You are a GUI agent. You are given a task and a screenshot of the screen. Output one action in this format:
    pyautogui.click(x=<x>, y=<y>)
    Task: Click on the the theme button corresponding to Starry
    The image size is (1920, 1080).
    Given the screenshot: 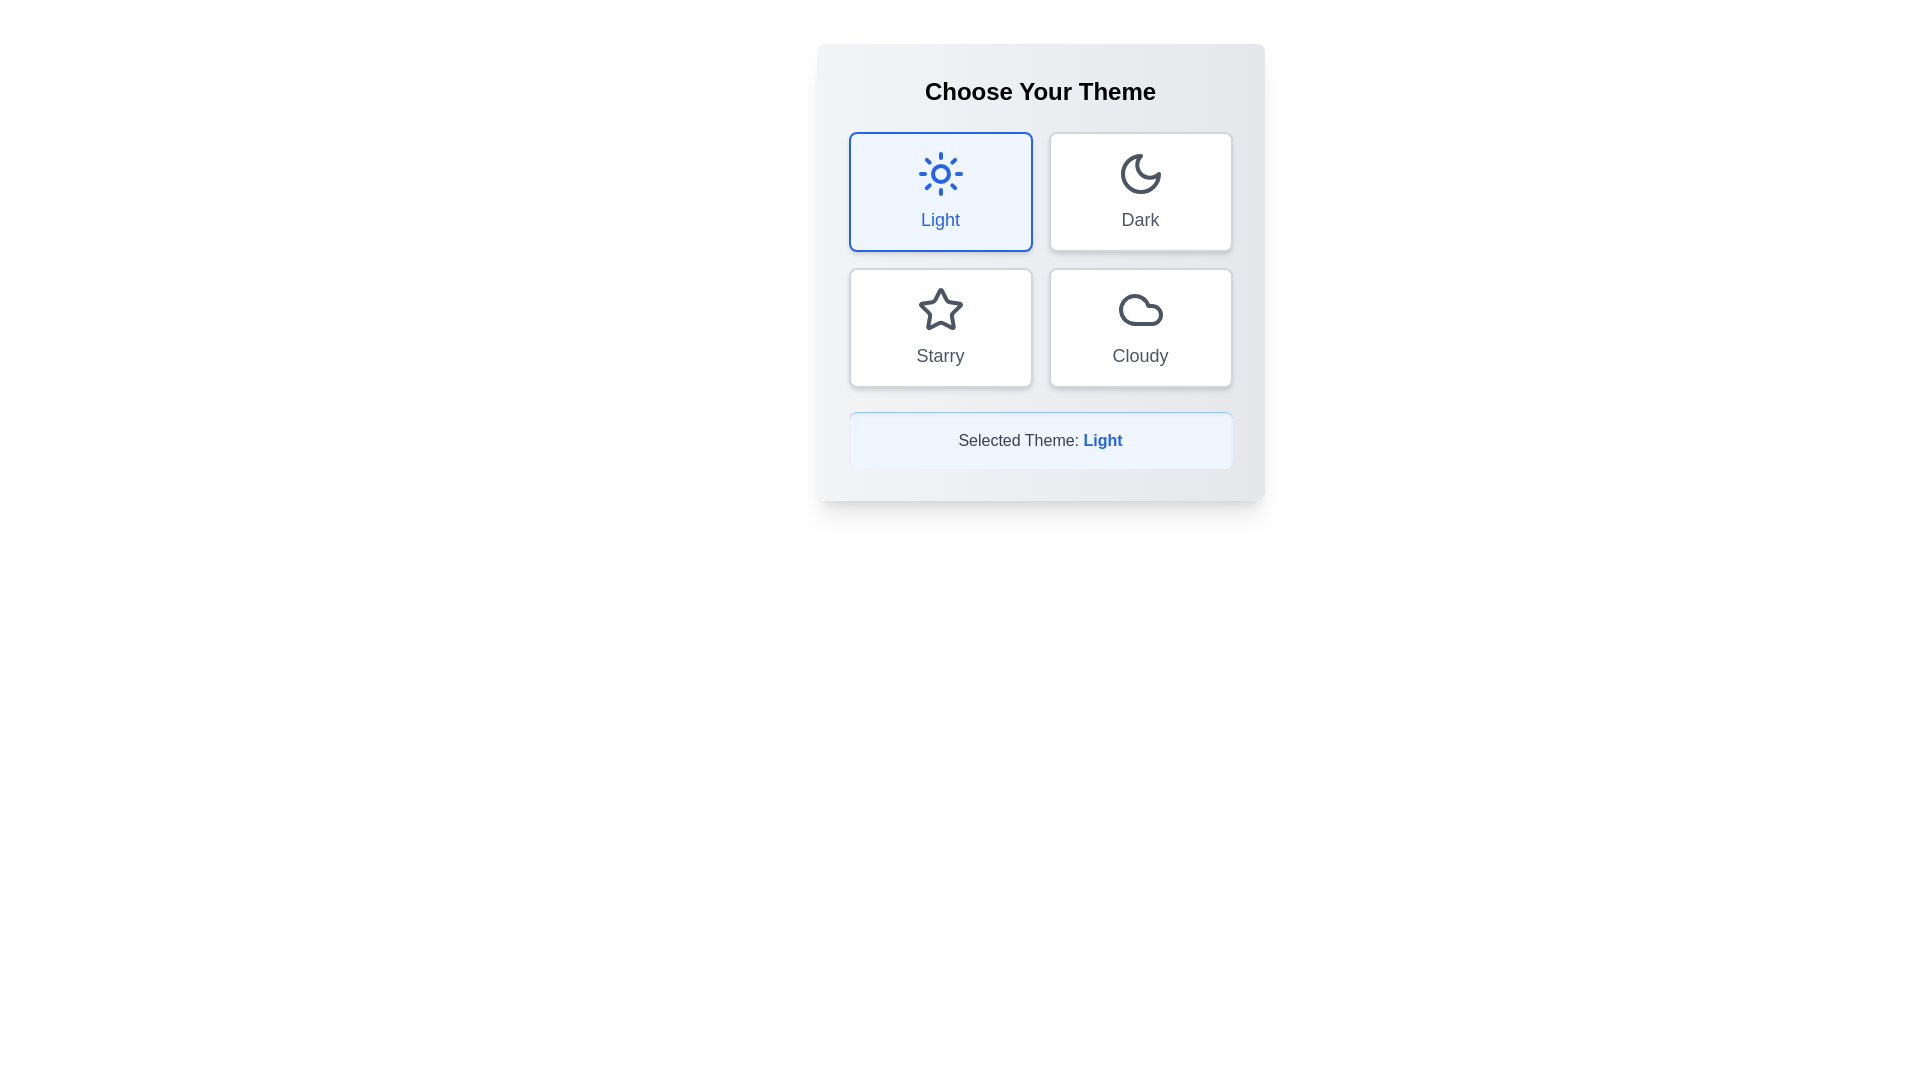 What is the action you would take?
    pyautogui.click(x=939, y=326)
    